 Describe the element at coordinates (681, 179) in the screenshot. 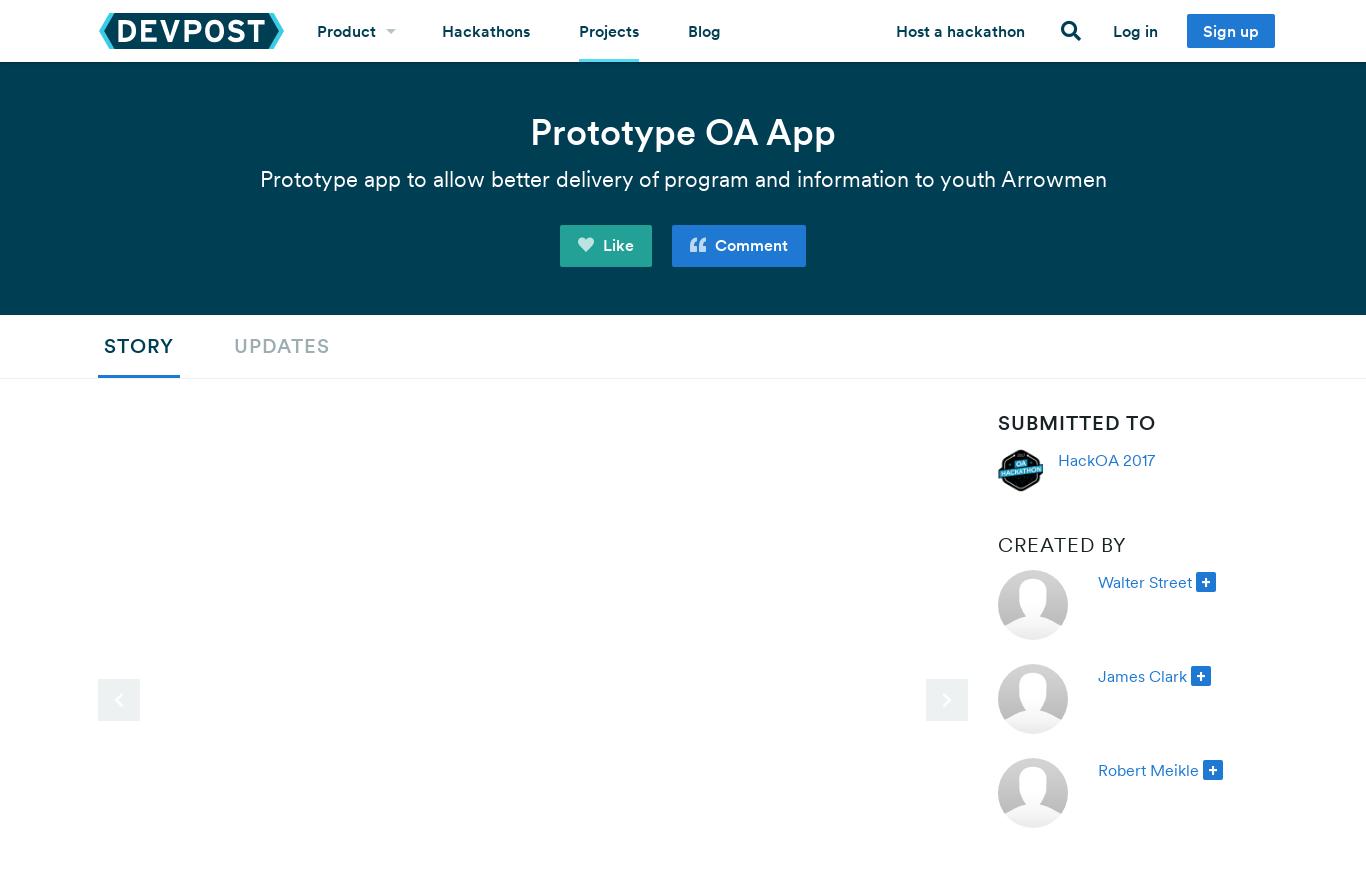

I see `'Prototype app to allow better delivery of program and information to youth Arrowmen'` at that location.